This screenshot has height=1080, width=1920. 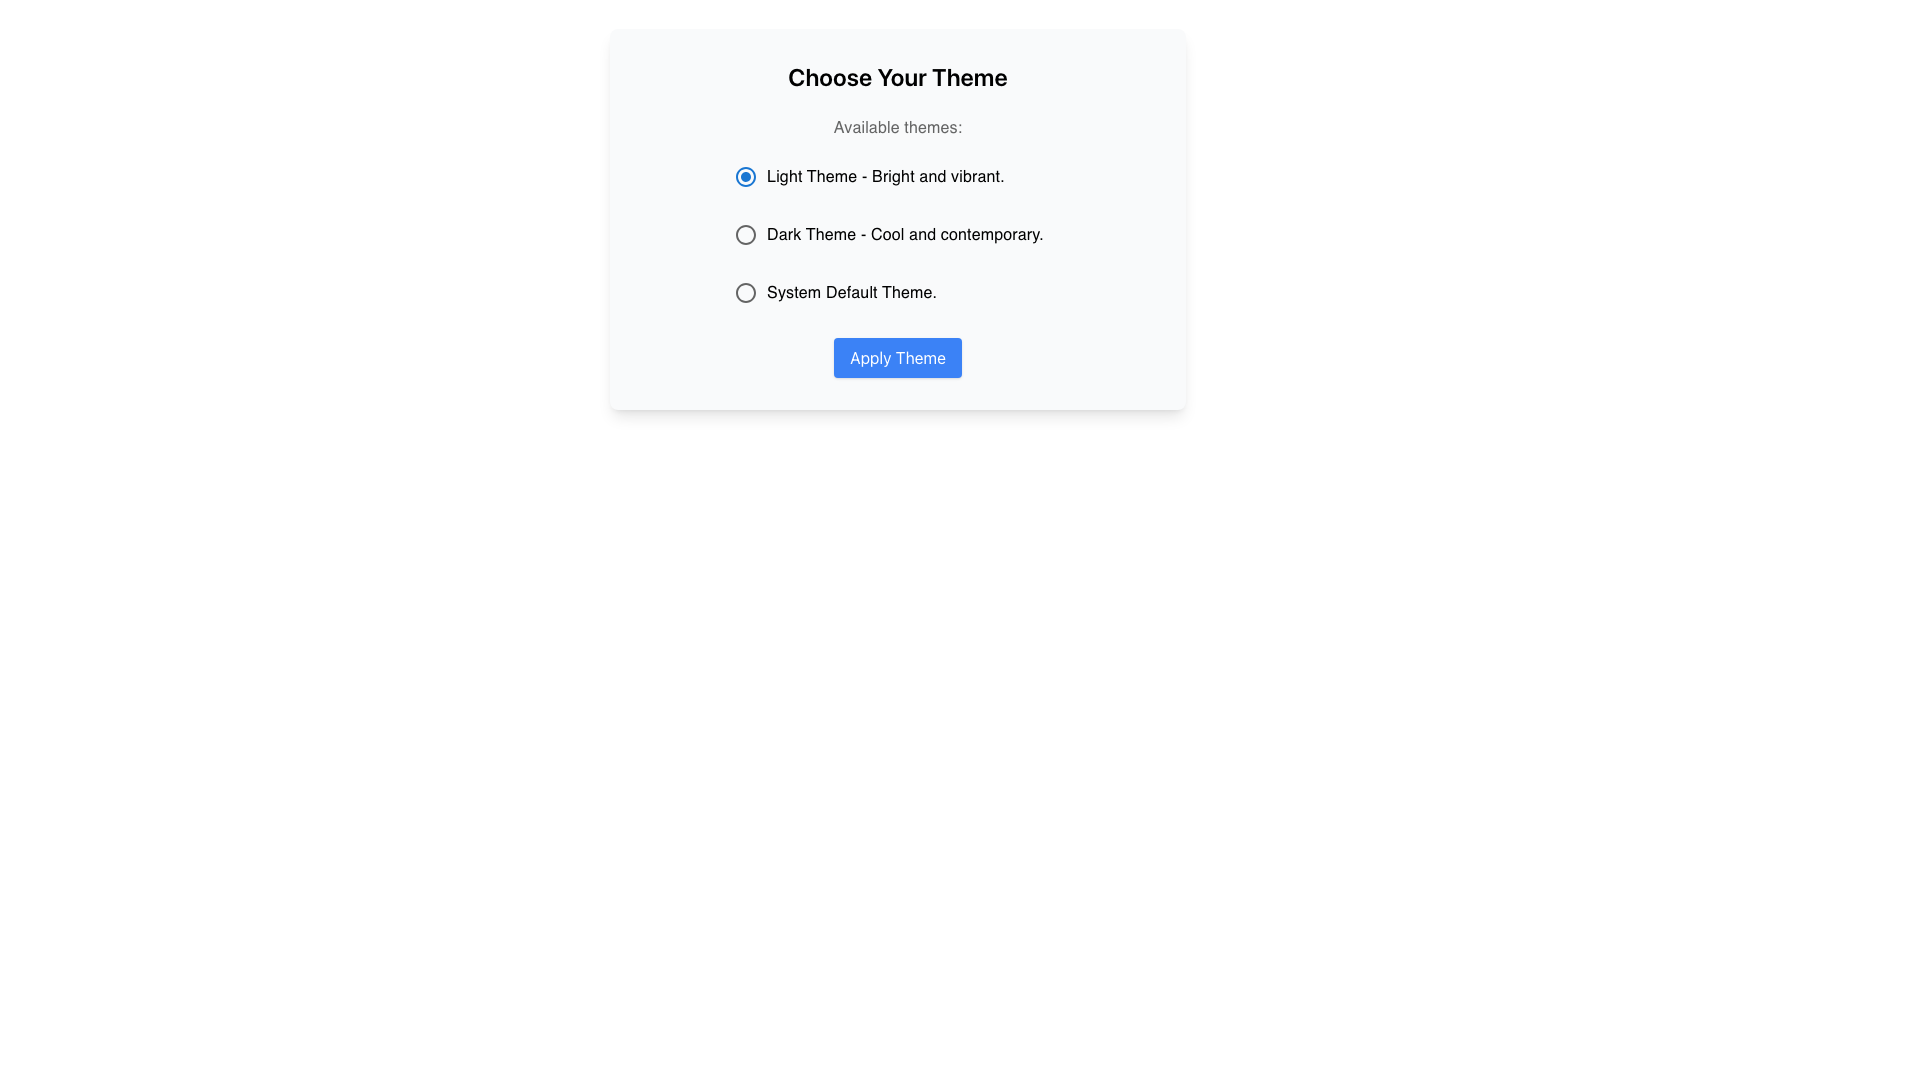 I want to click on the 'Light Theme' radio button label, so click(x=883, y=176).